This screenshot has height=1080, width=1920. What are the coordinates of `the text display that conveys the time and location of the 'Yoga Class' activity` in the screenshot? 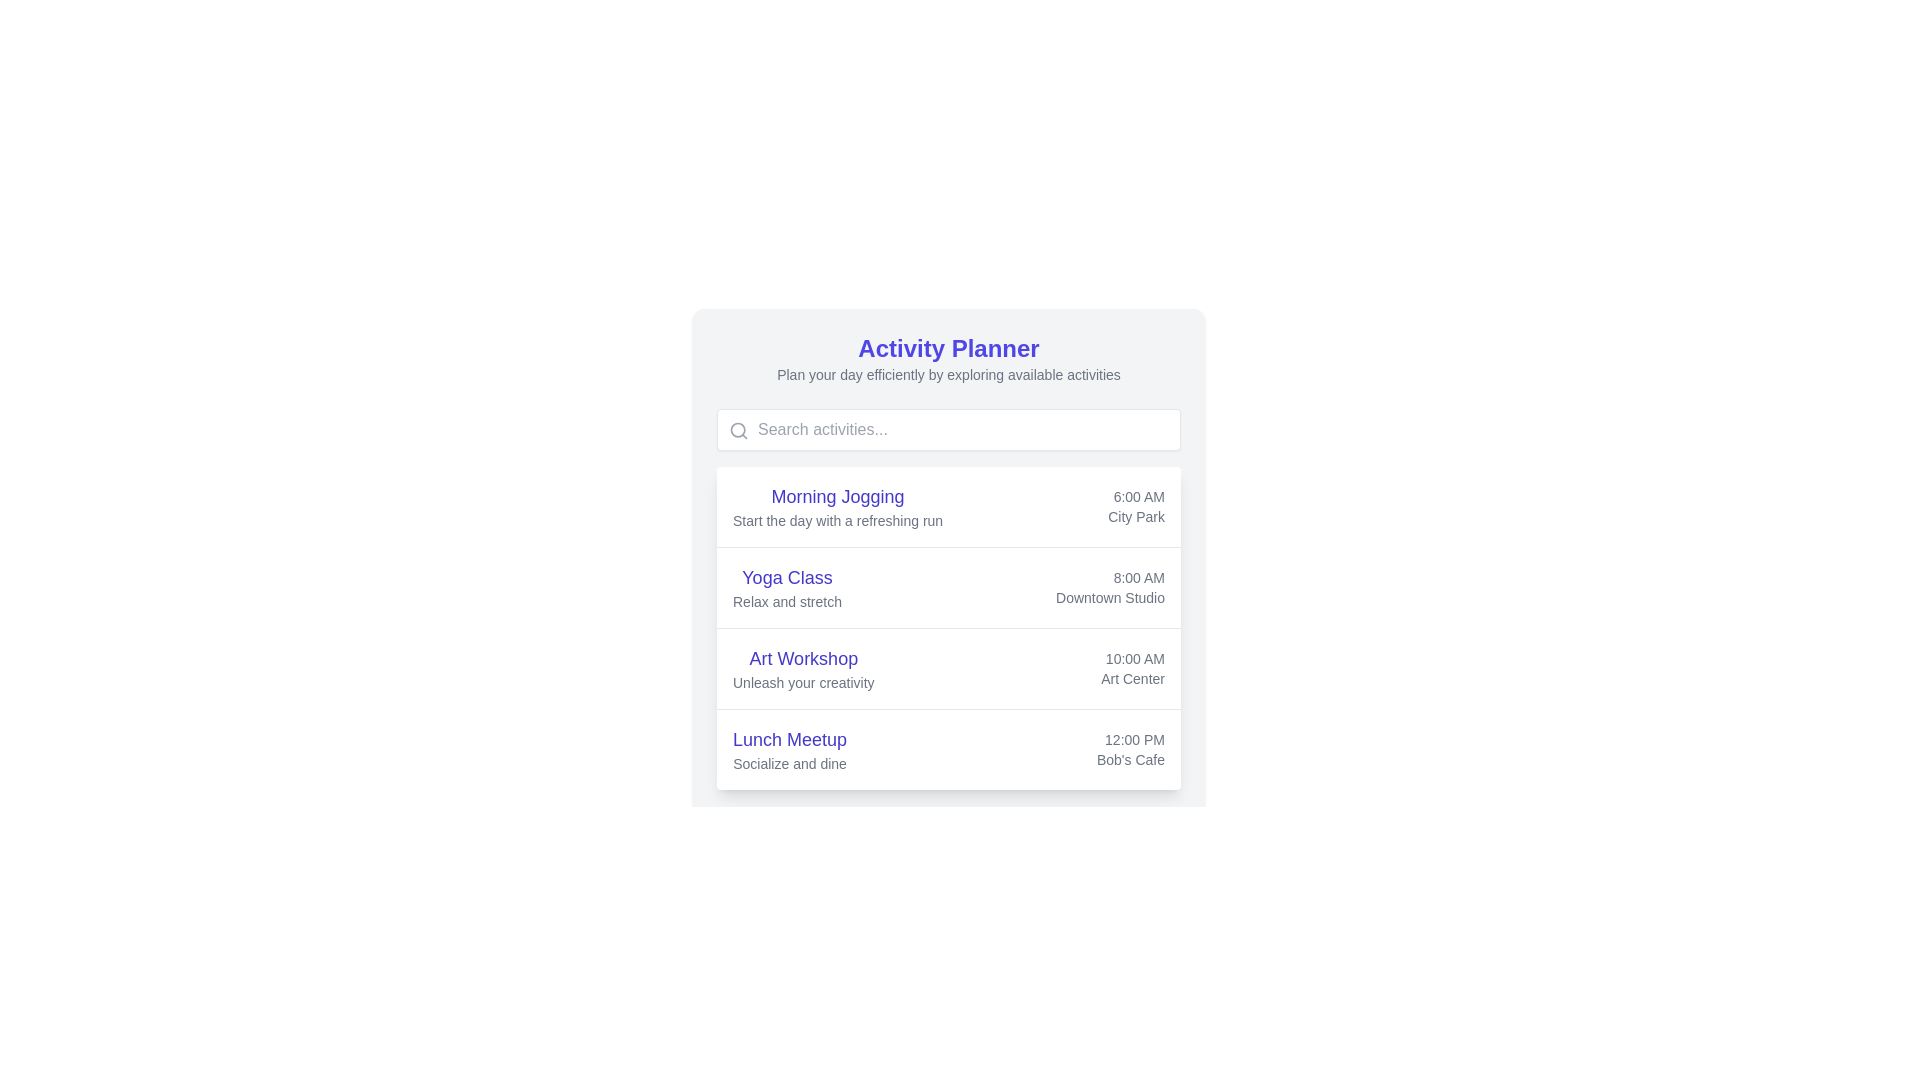 It's located at (1109, 586).